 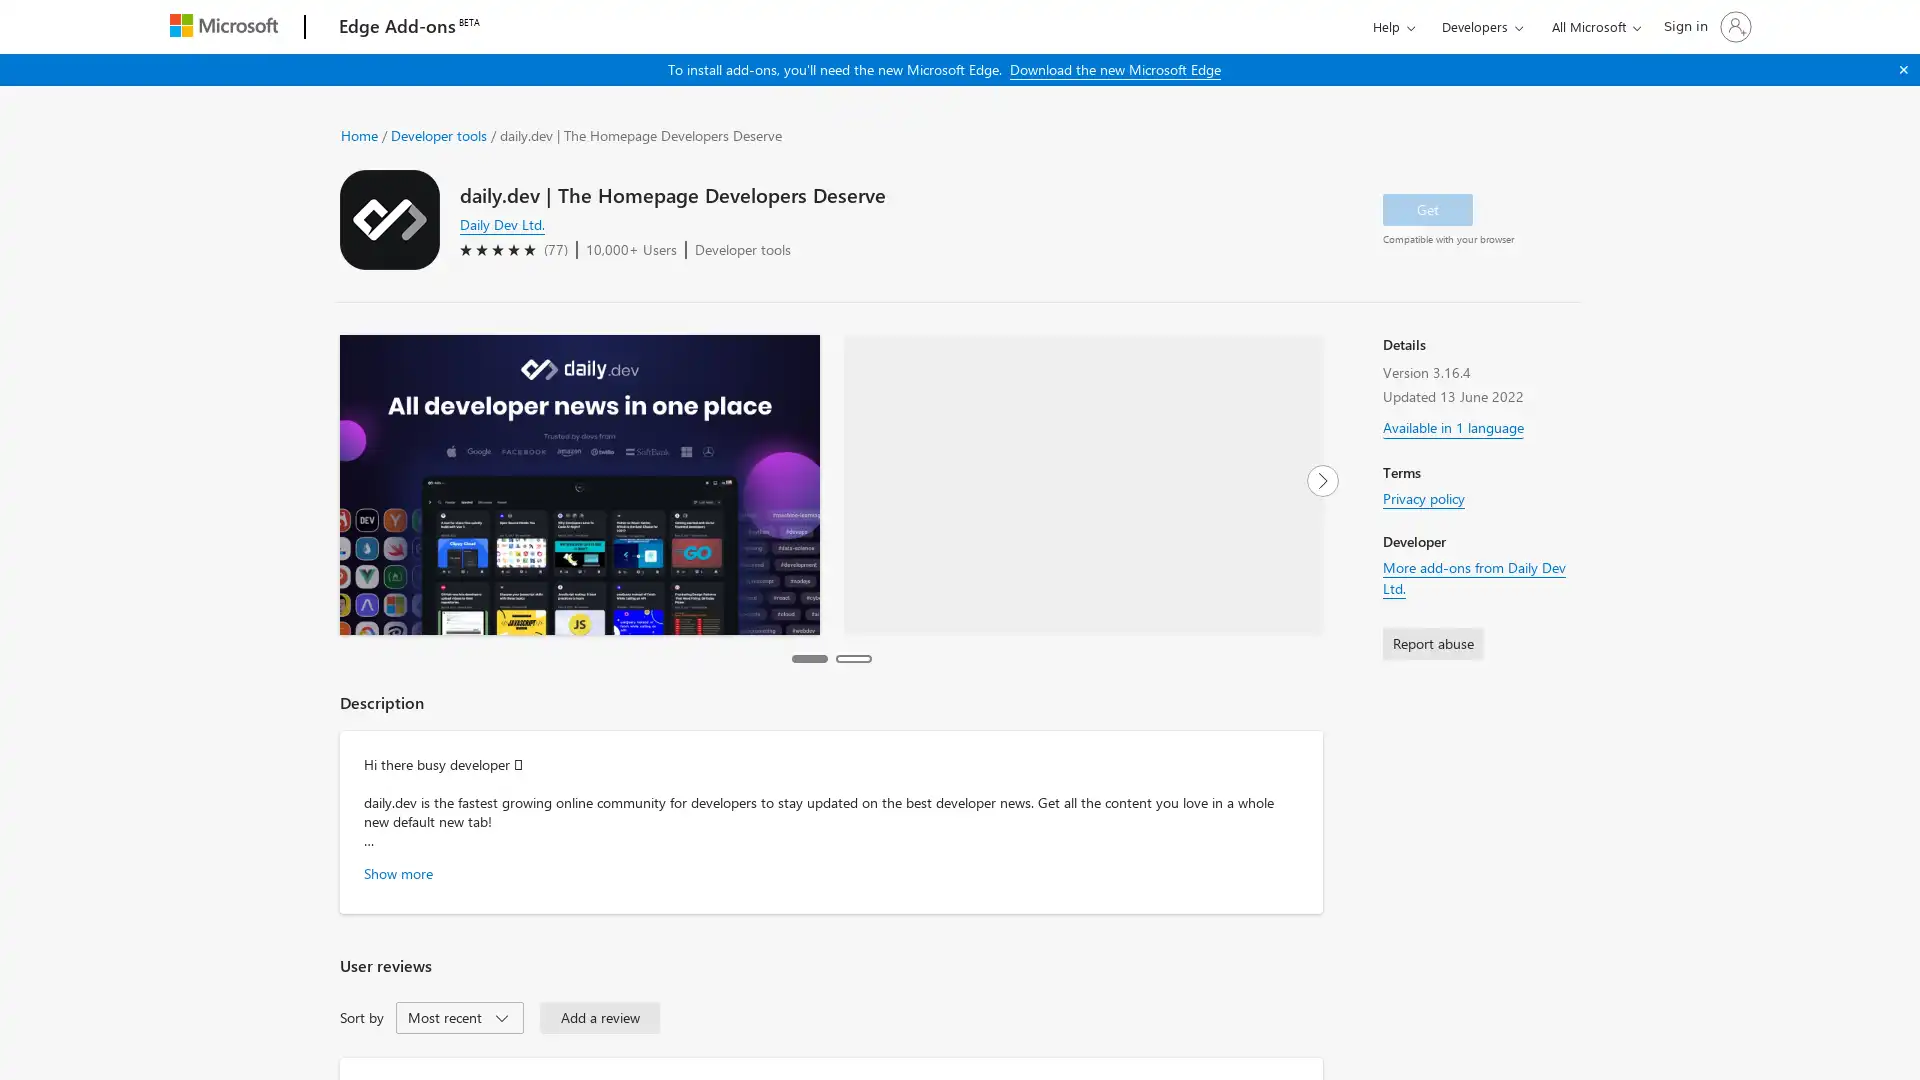 What do you see at coordinates (1392, 26) in the screenshot?
I see `Help` at bounding box center [1392, 26].